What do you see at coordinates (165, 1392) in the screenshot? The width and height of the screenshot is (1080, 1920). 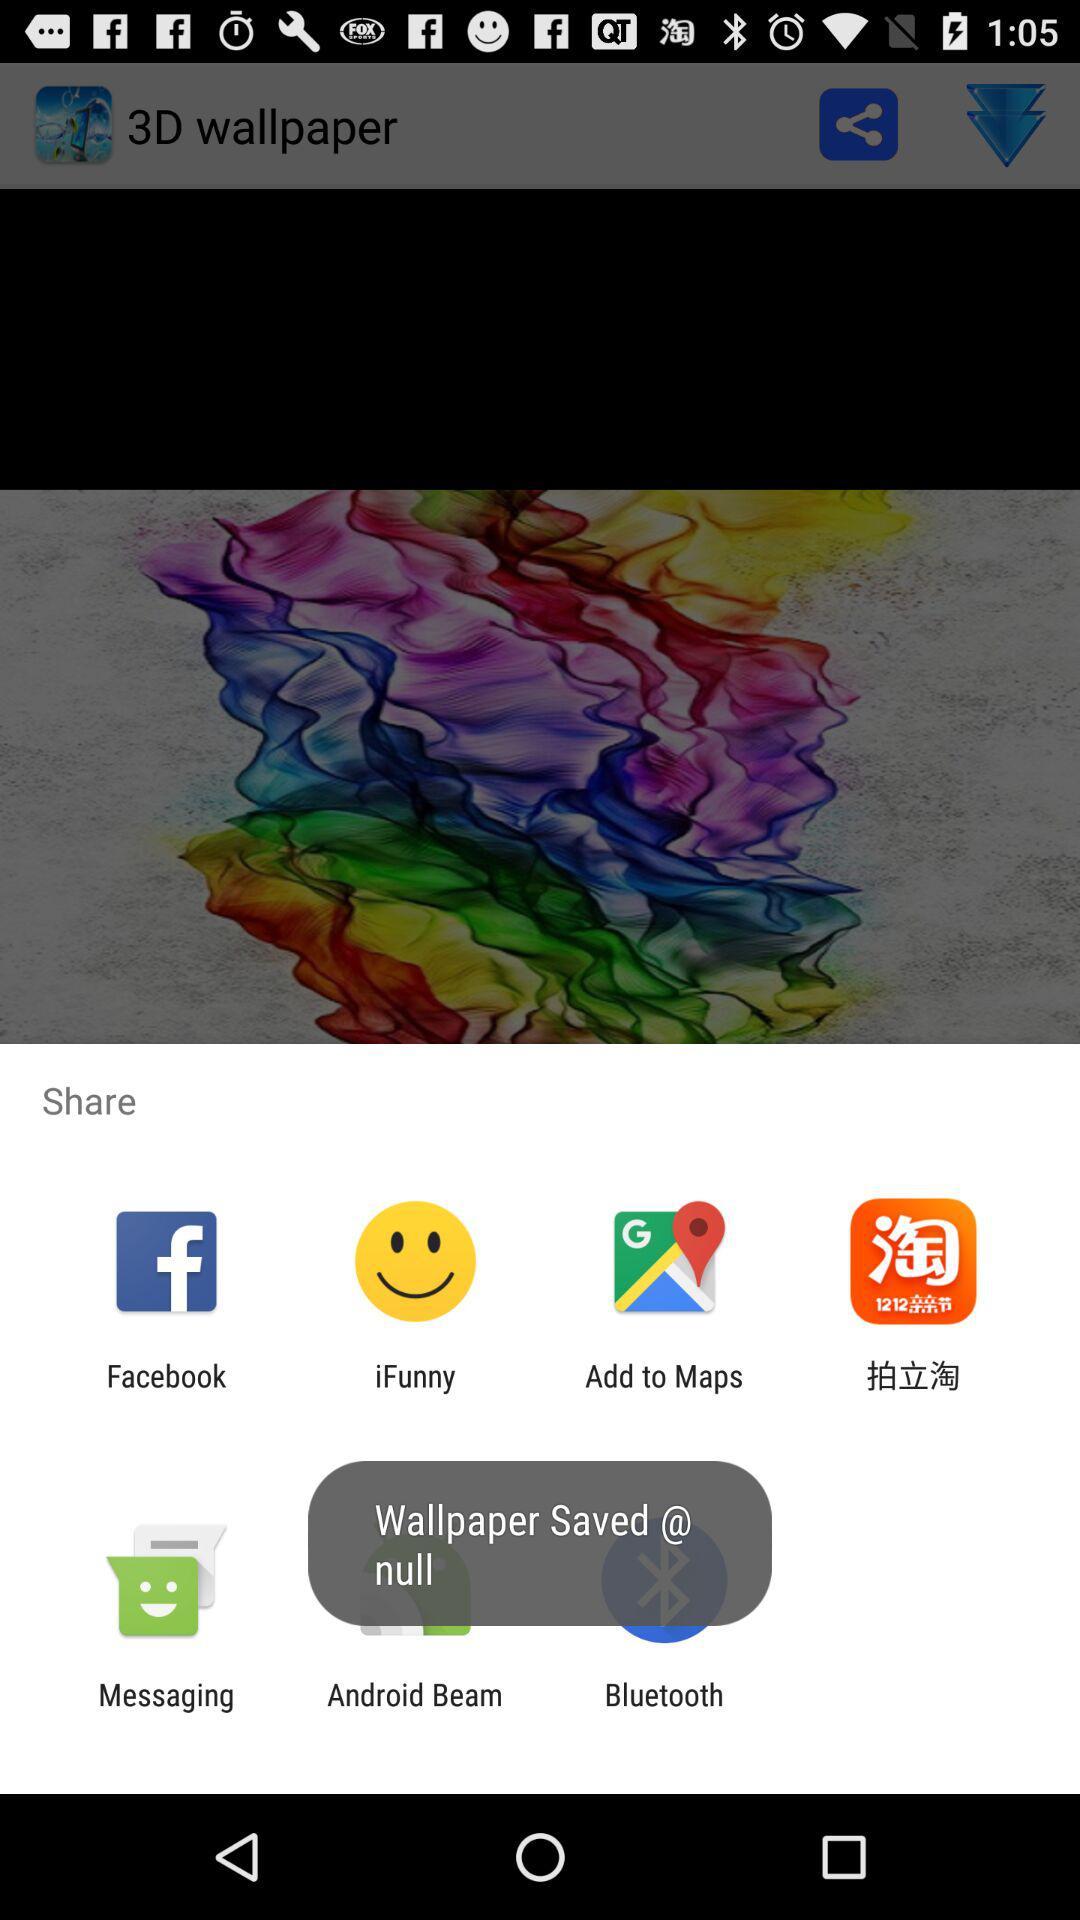 I see `the facebook icon` at bounding box center [165, 1392].